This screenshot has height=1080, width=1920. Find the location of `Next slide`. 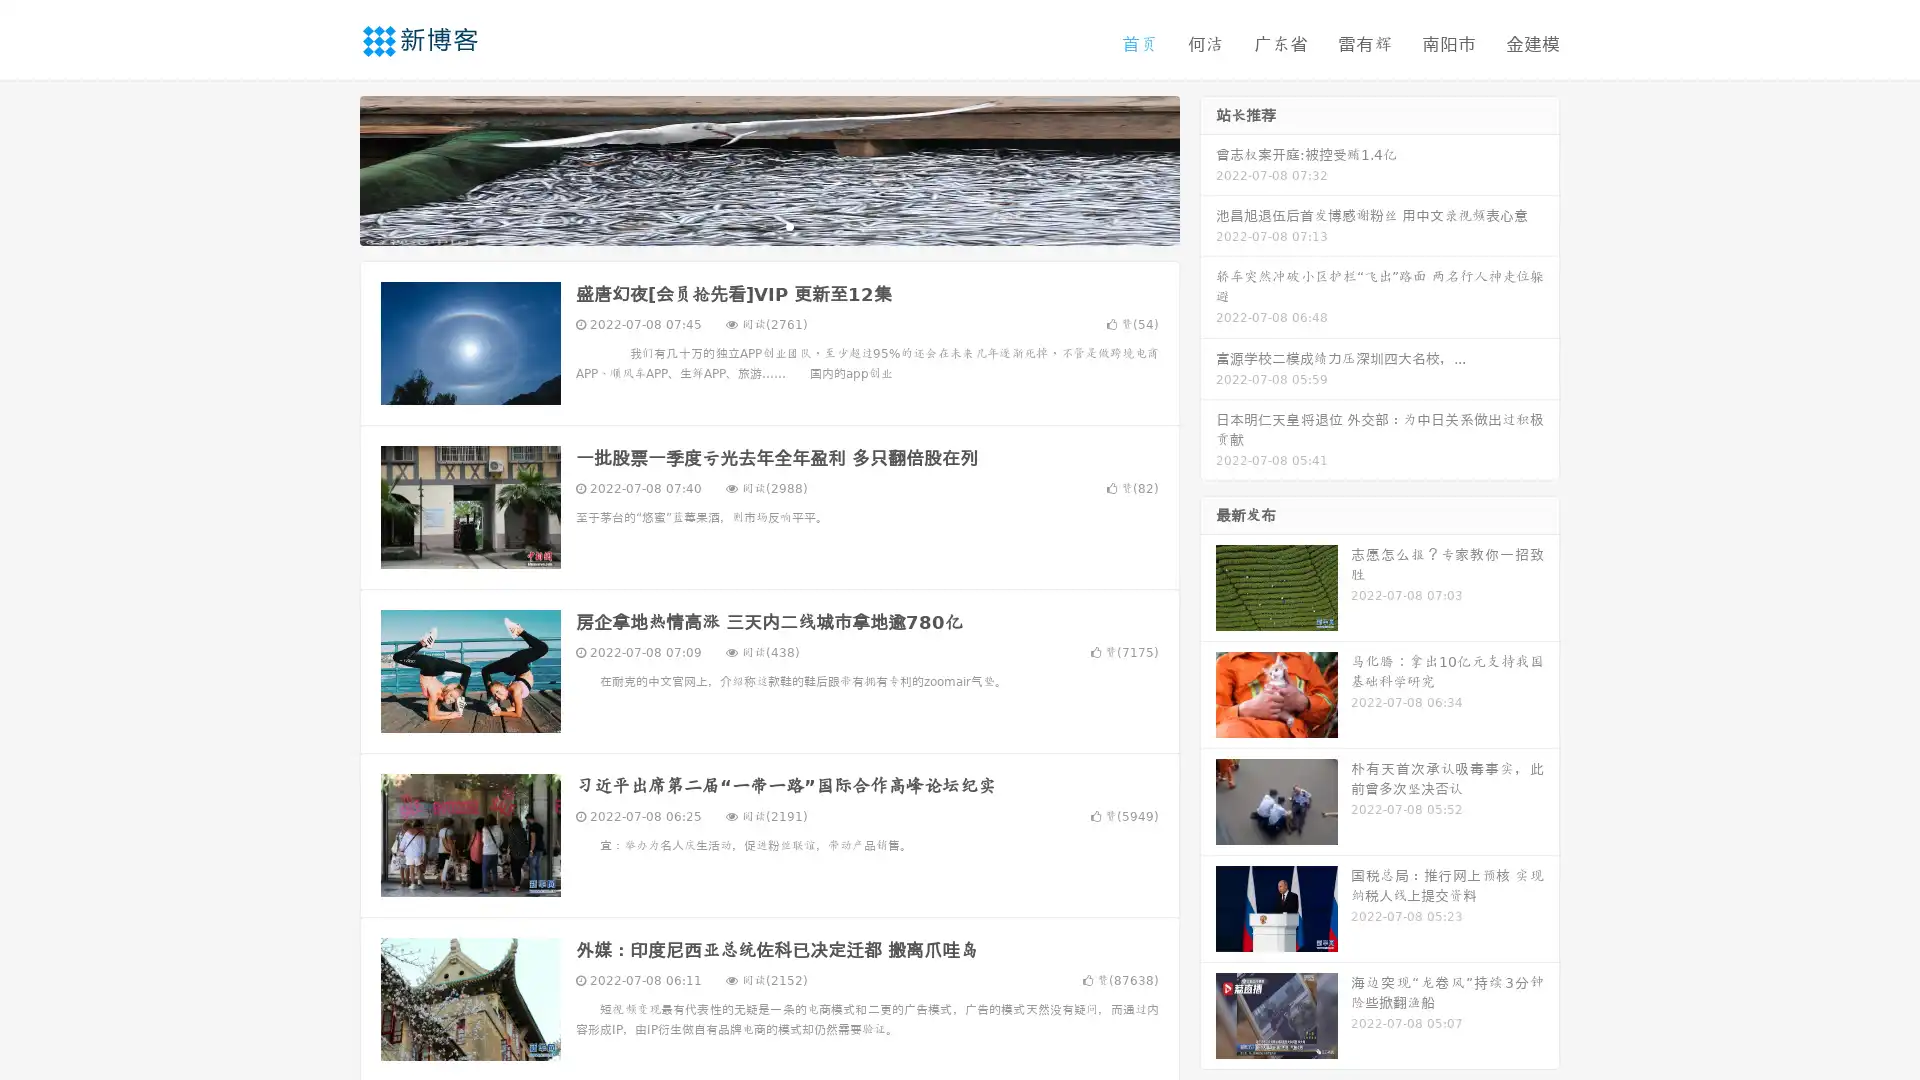

Next slide is located at coordinates (1208, 168).